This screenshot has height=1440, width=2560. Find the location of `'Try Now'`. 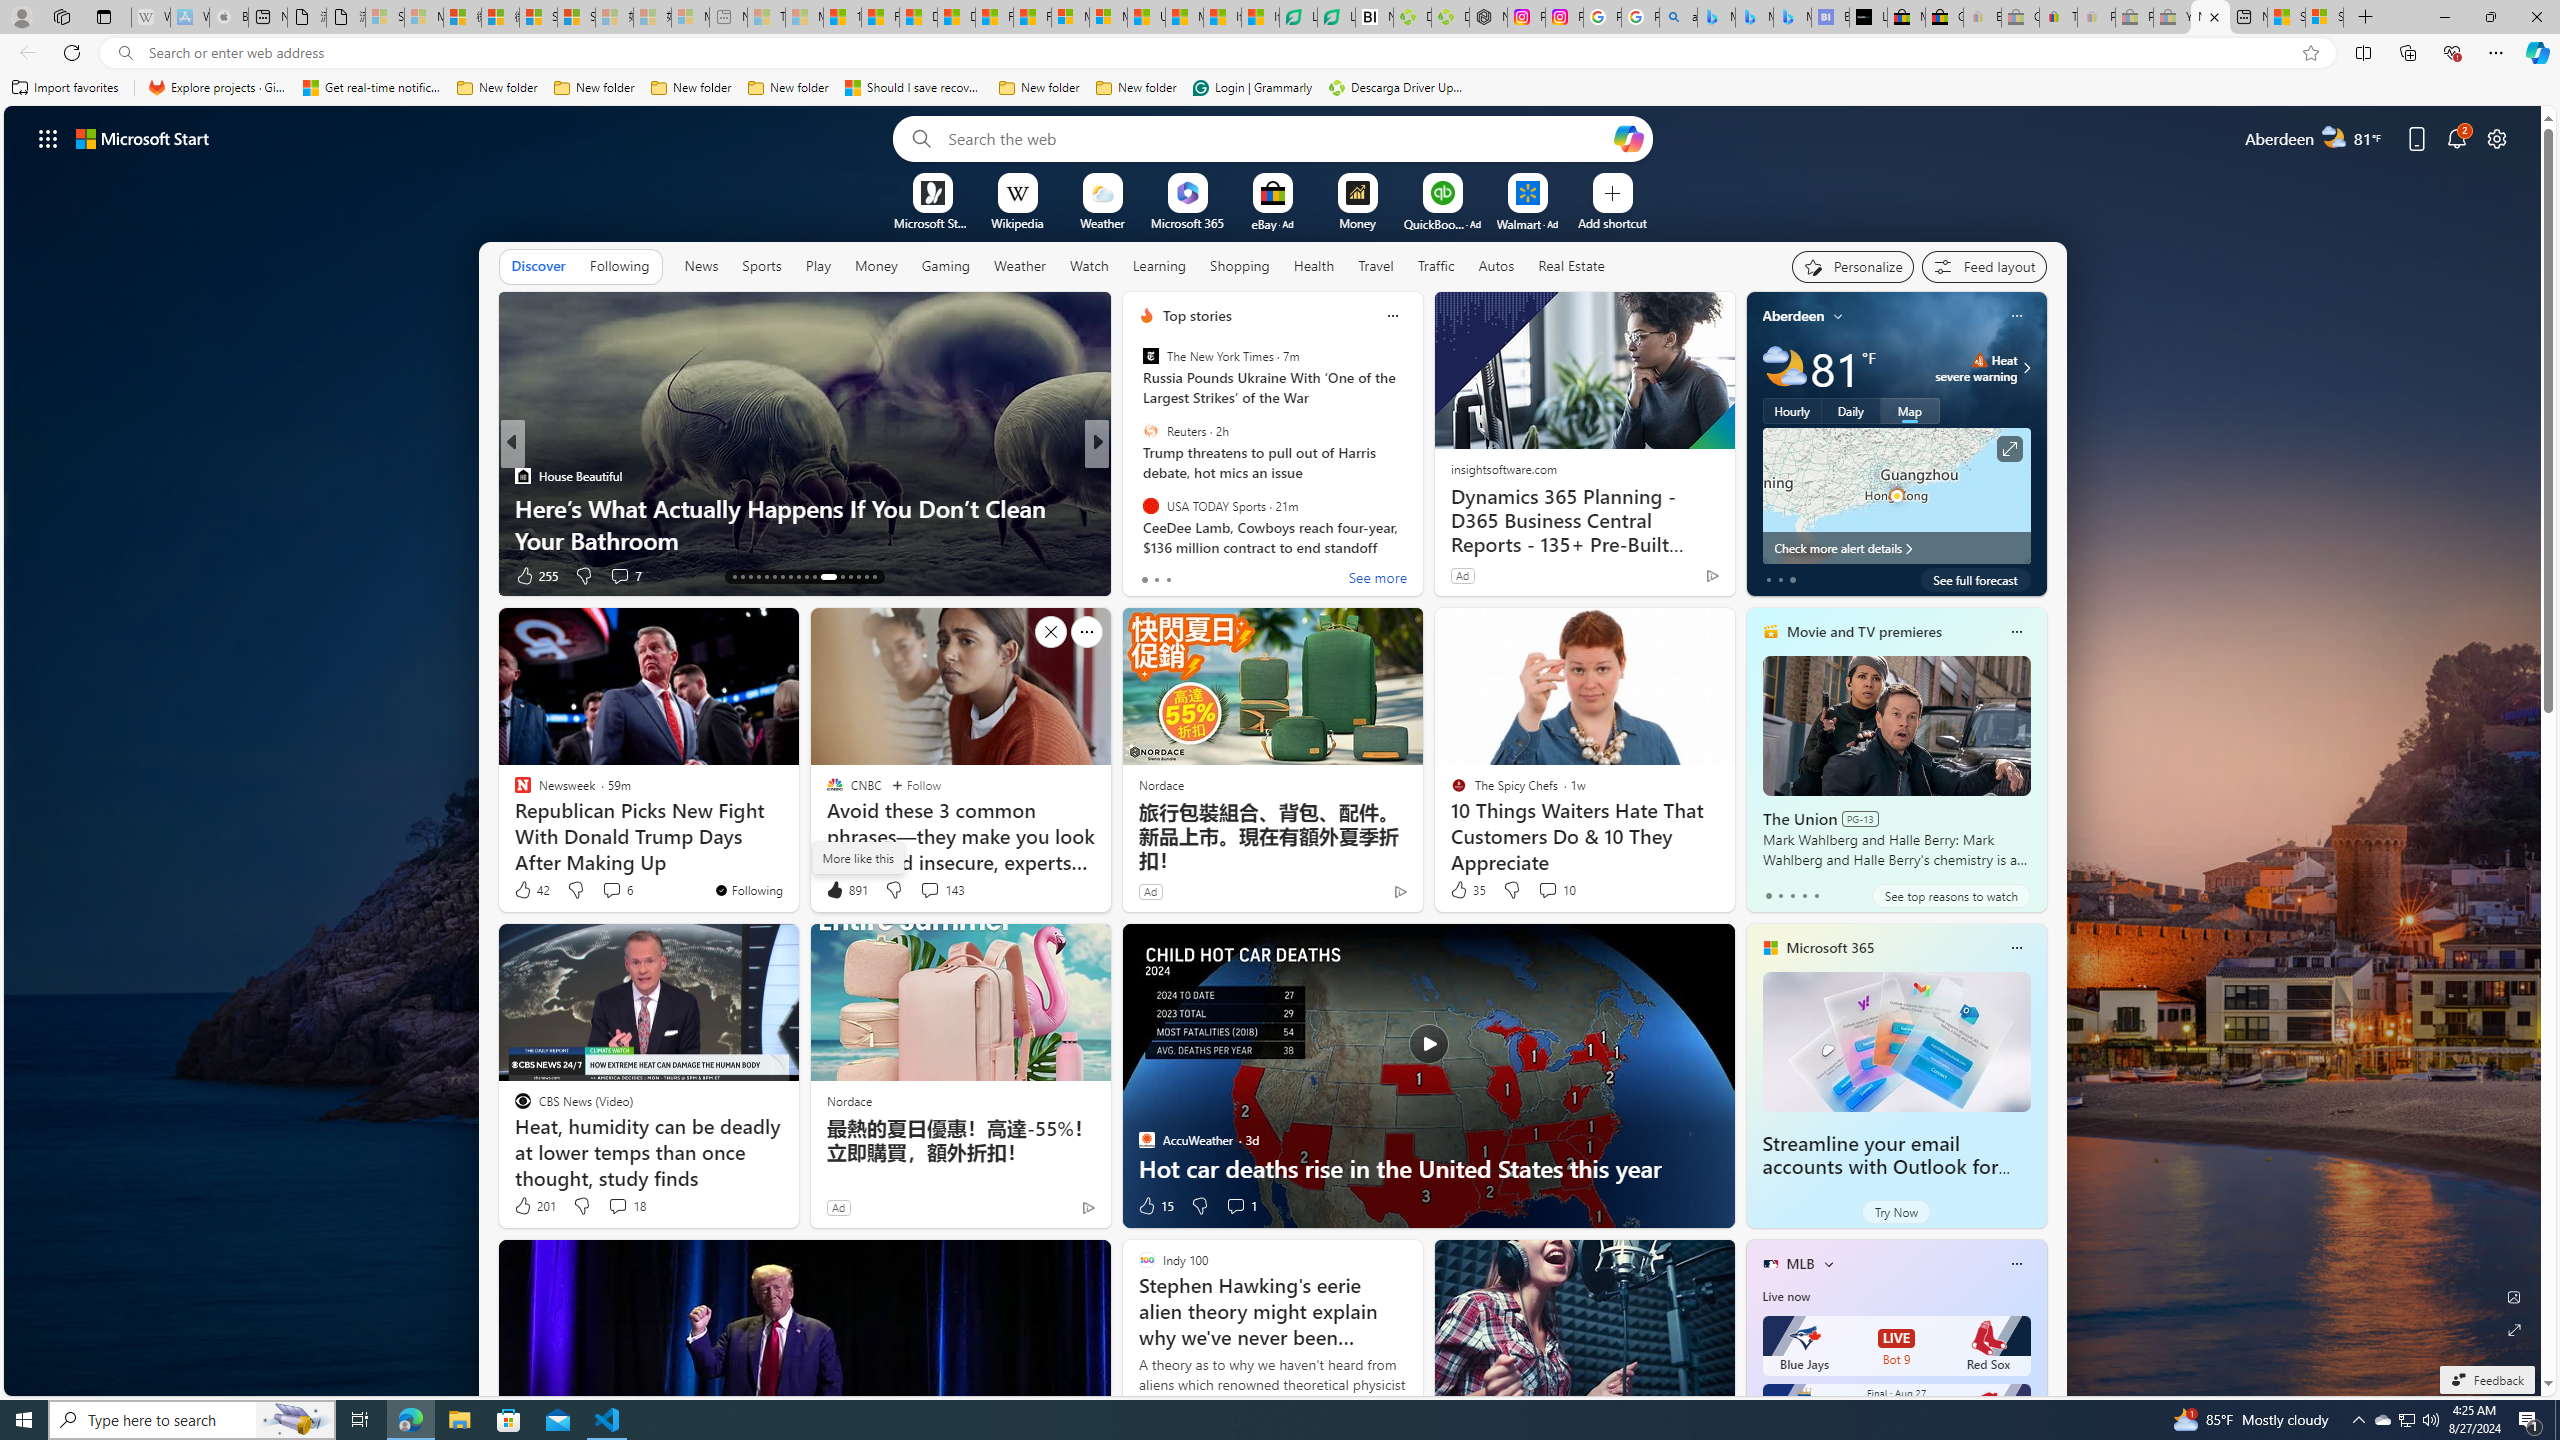

'Try Now' is located at coordinates (1895, 1210).